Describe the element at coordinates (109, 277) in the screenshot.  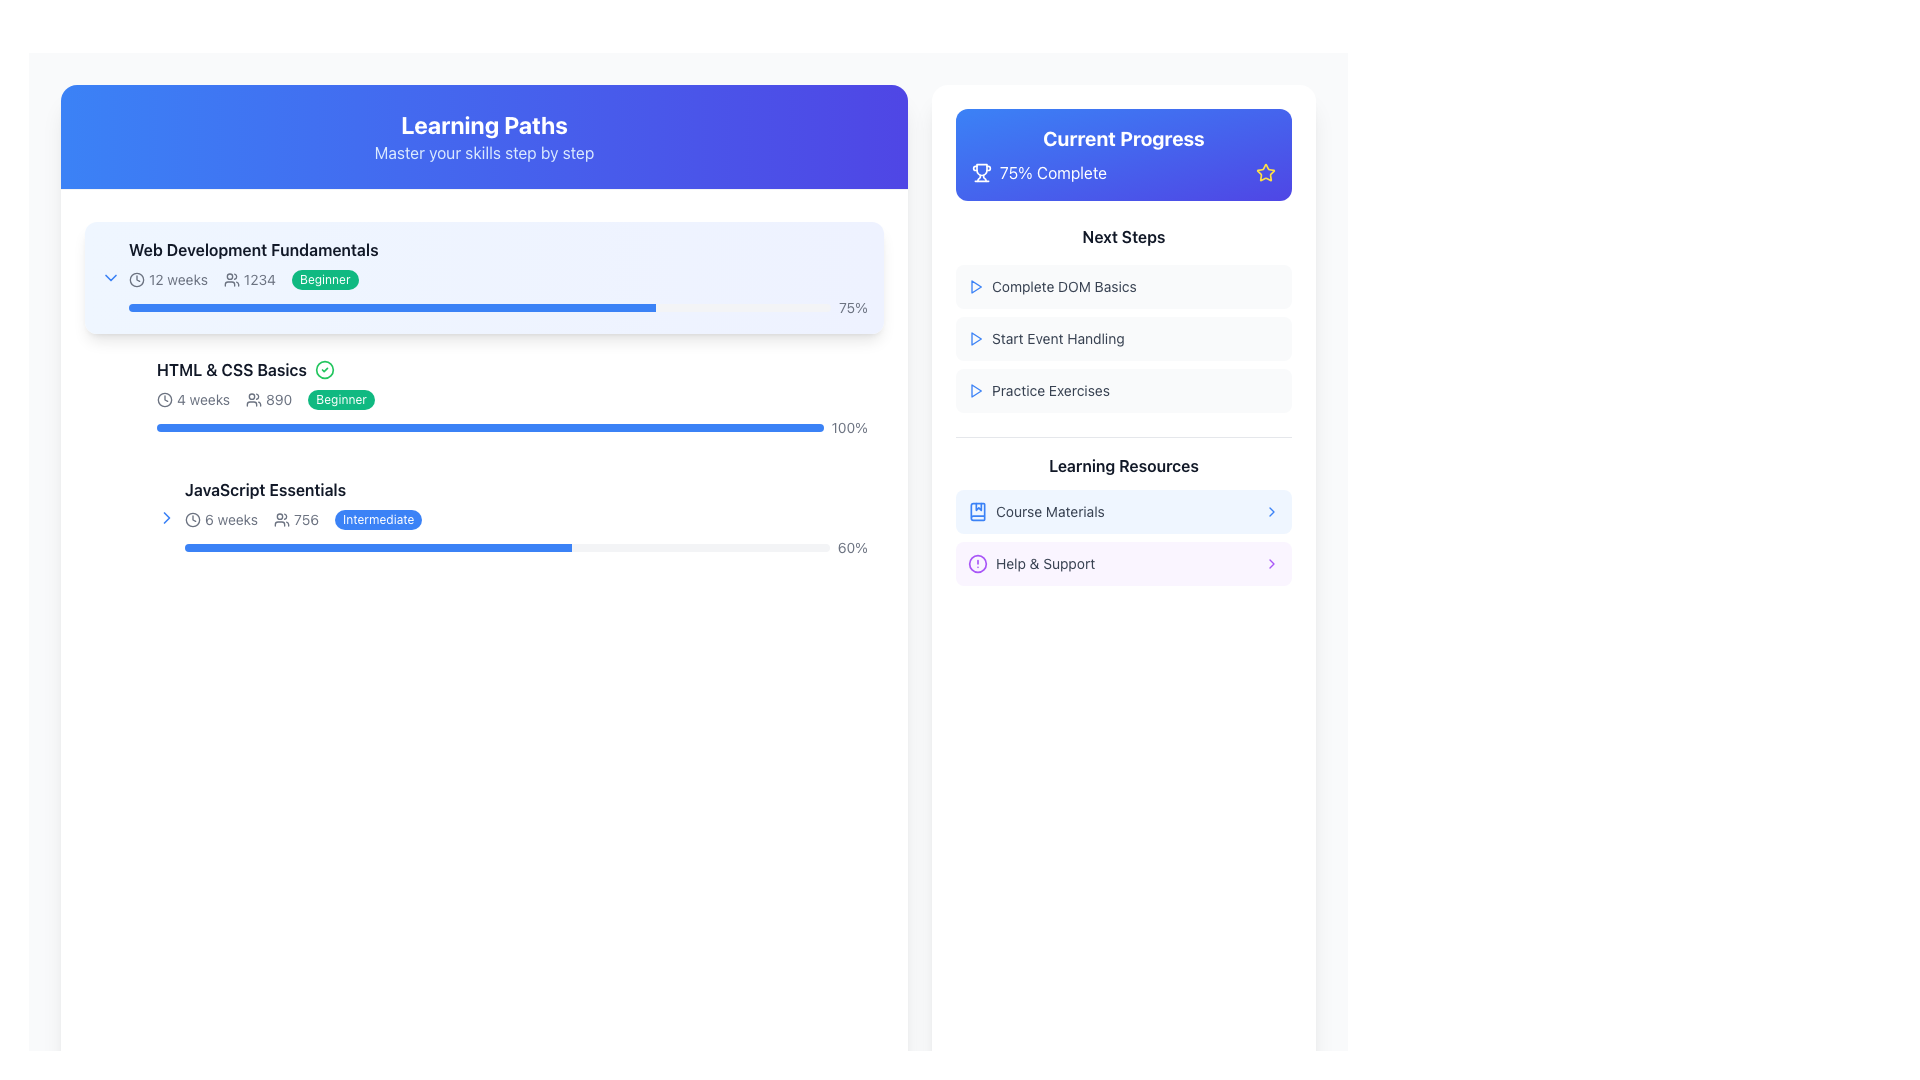
I see `the chevron icon located to the left of the 'Web Development Fundamentals' course title` at that location.